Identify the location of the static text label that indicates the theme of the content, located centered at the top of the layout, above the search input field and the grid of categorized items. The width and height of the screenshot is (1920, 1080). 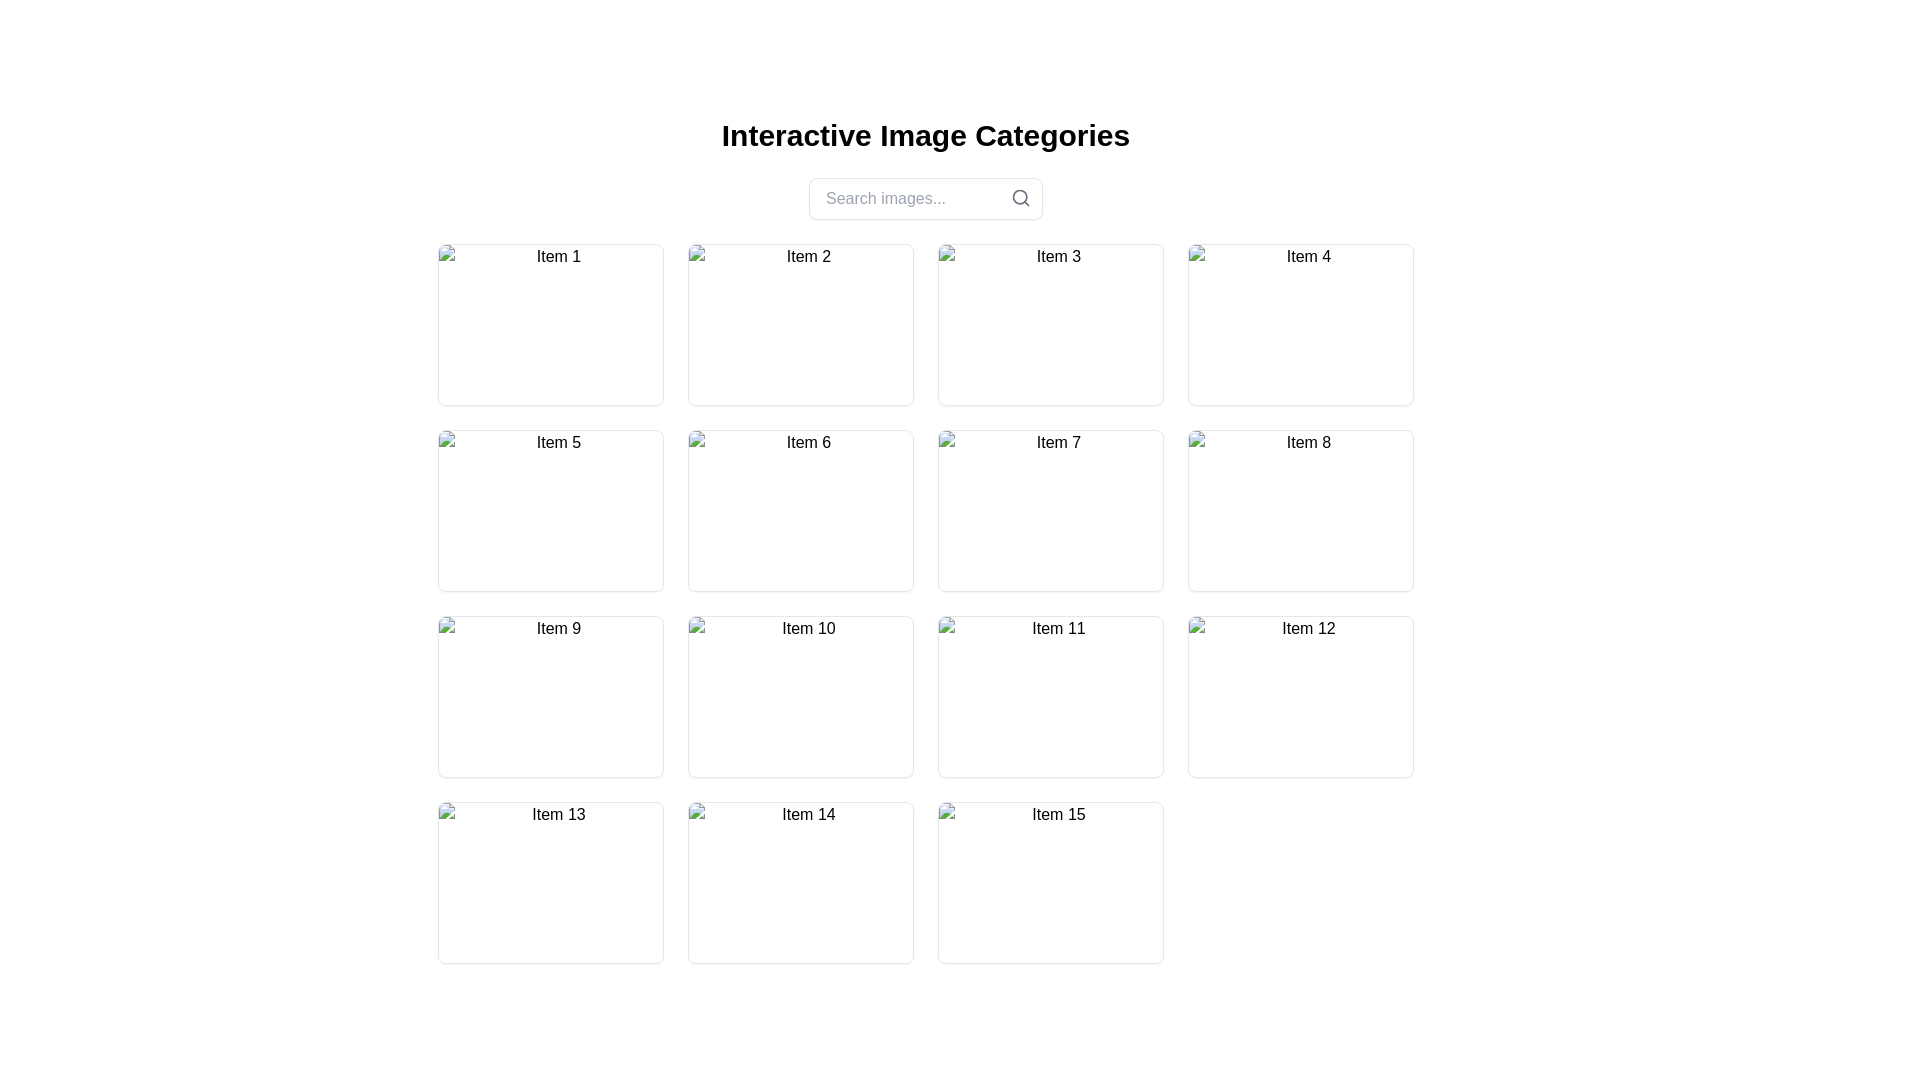
(925, 135).